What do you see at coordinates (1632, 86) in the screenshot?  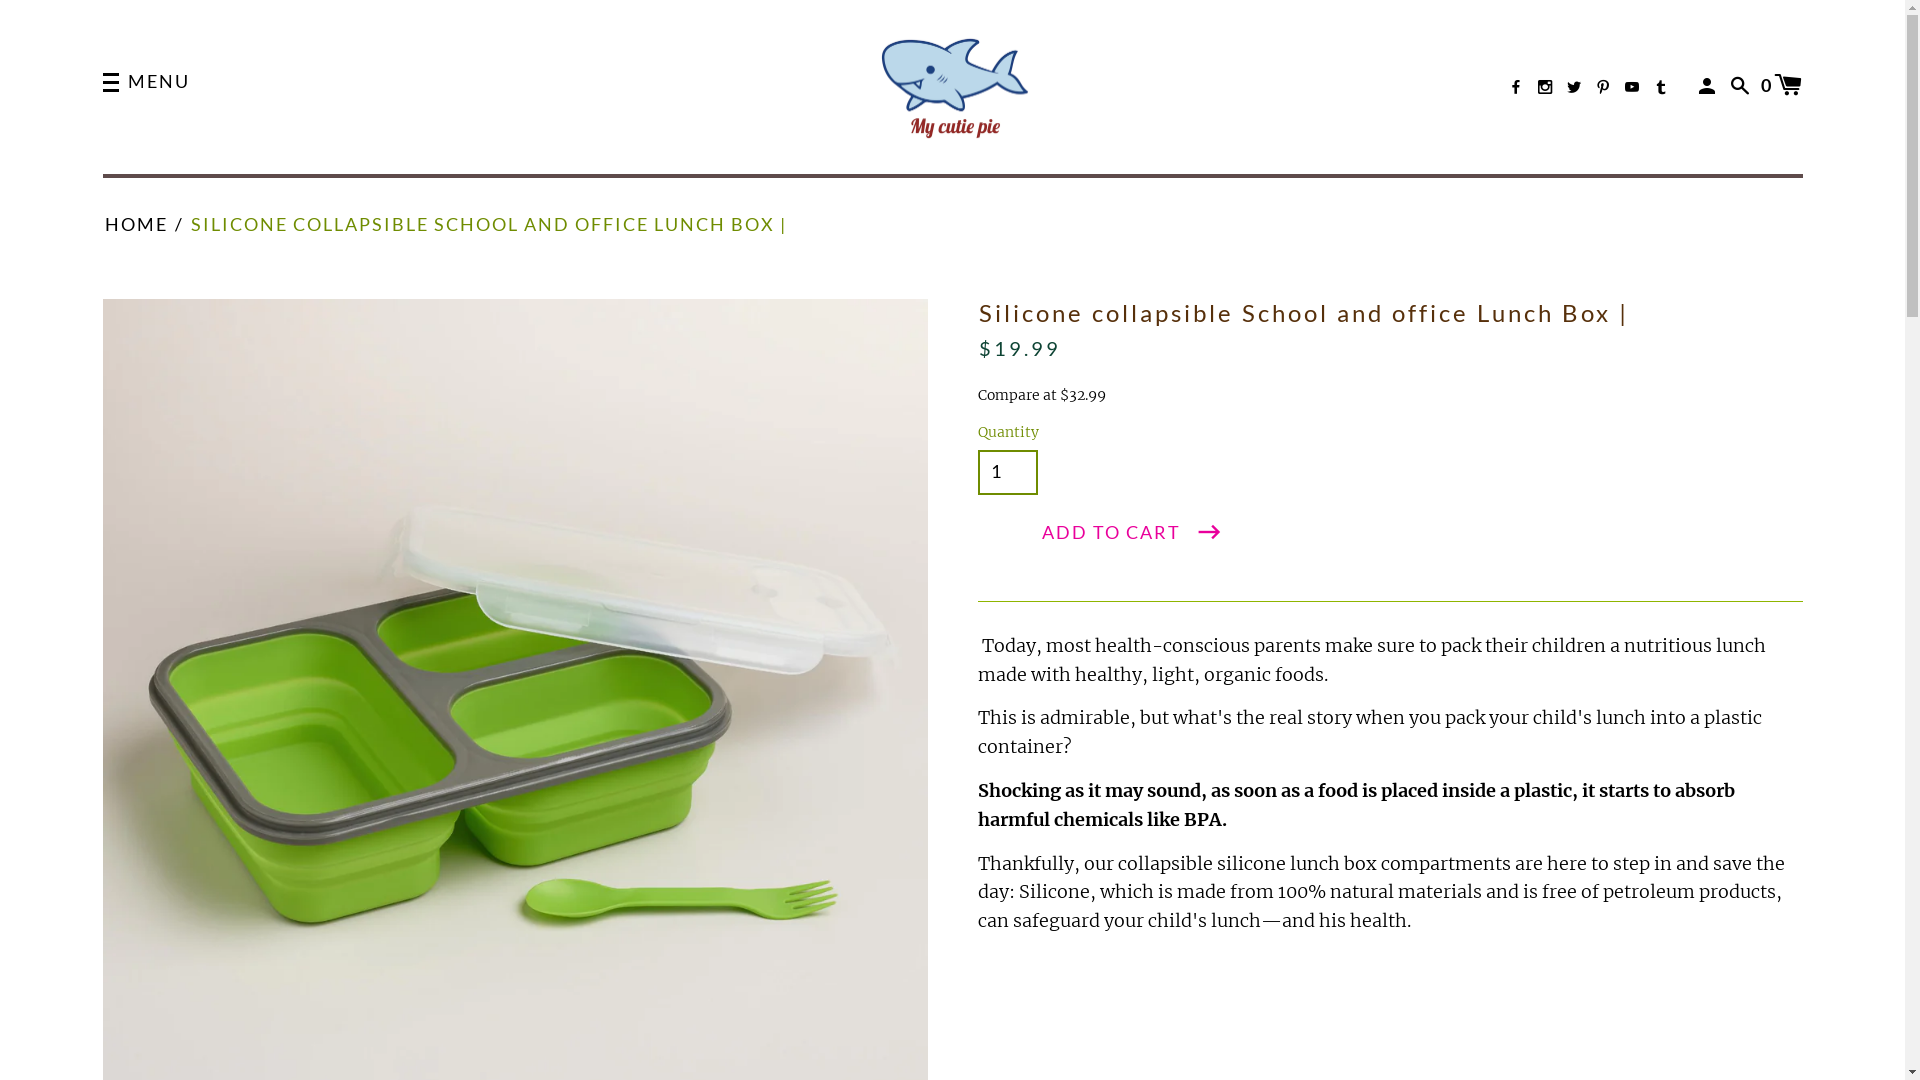 I see `'My Cutie Pie on YouTube'` at bounding box center [1632, 86].